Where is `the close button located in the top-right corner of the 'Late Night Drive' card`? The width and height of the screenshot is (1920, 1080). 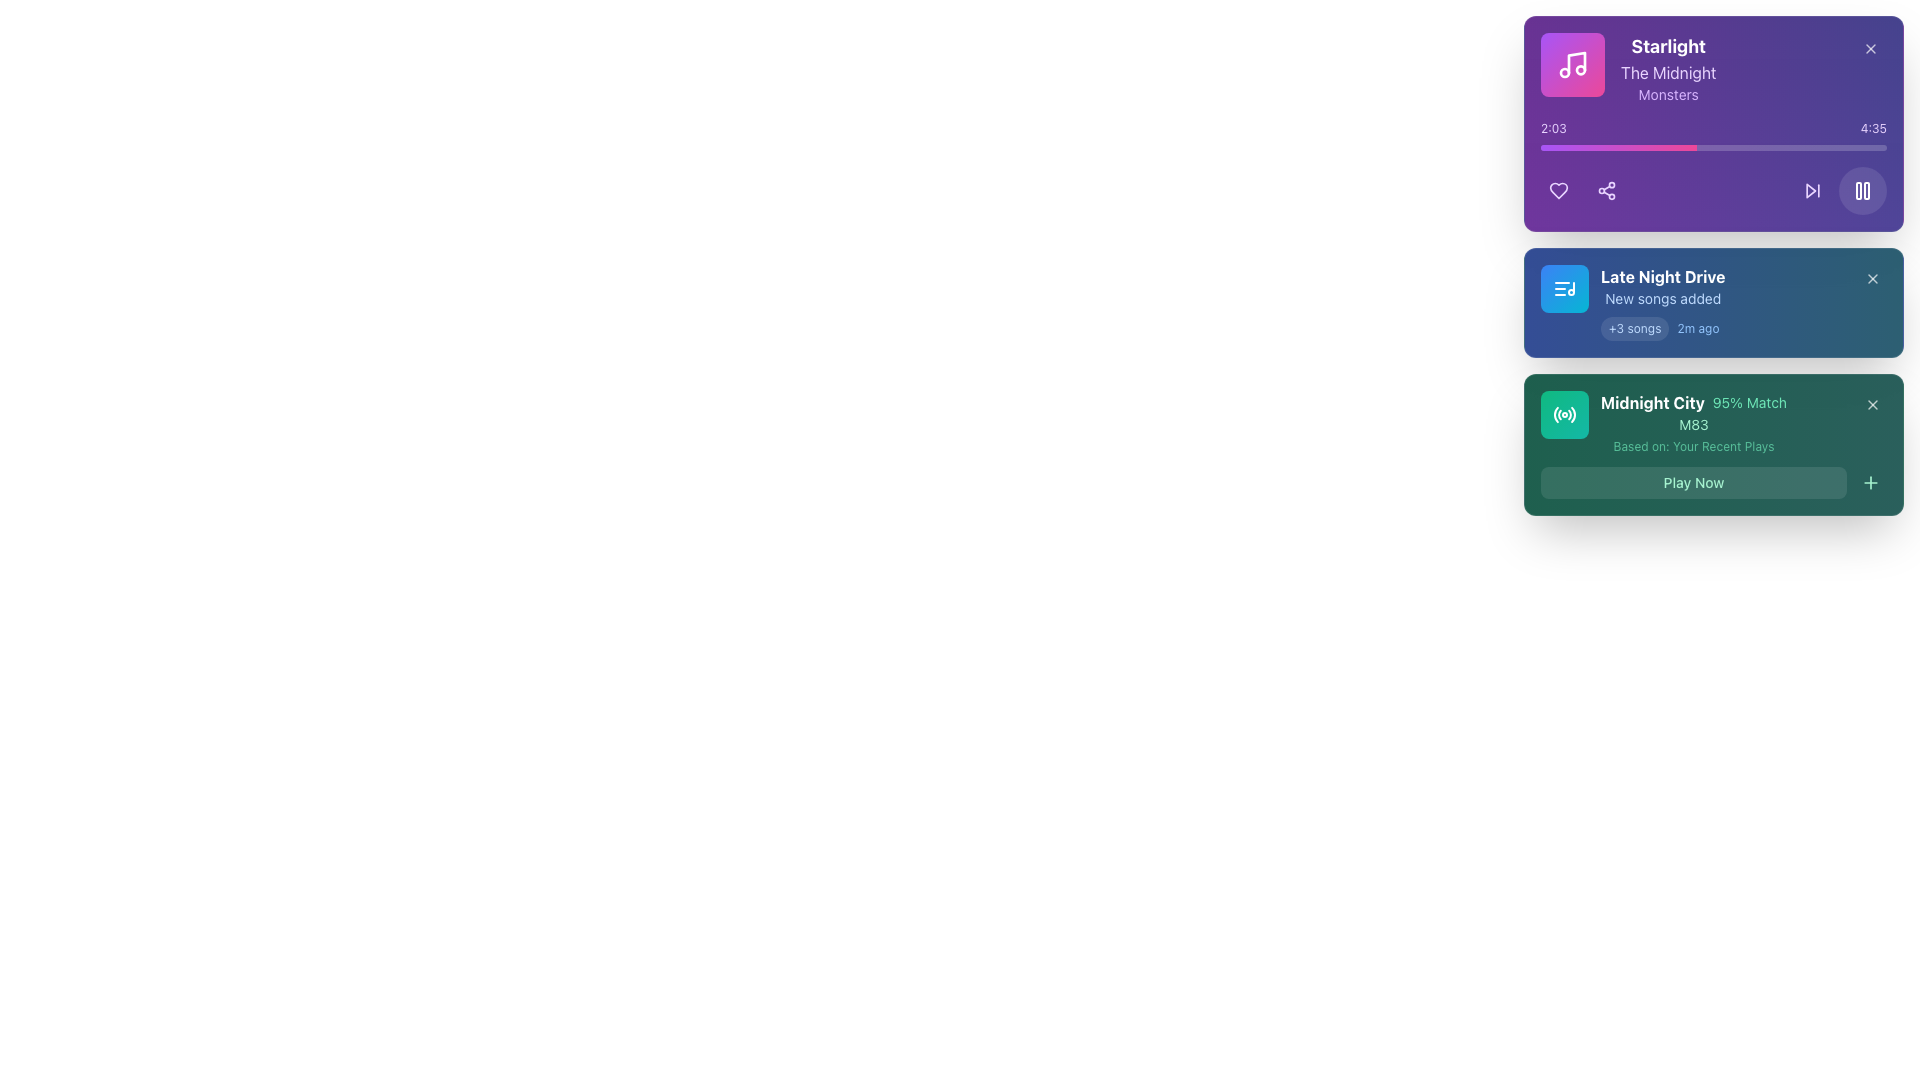 the close button located in the top-right corner of the 'Late Night Drive' card is located at coordinates (1871, 278).